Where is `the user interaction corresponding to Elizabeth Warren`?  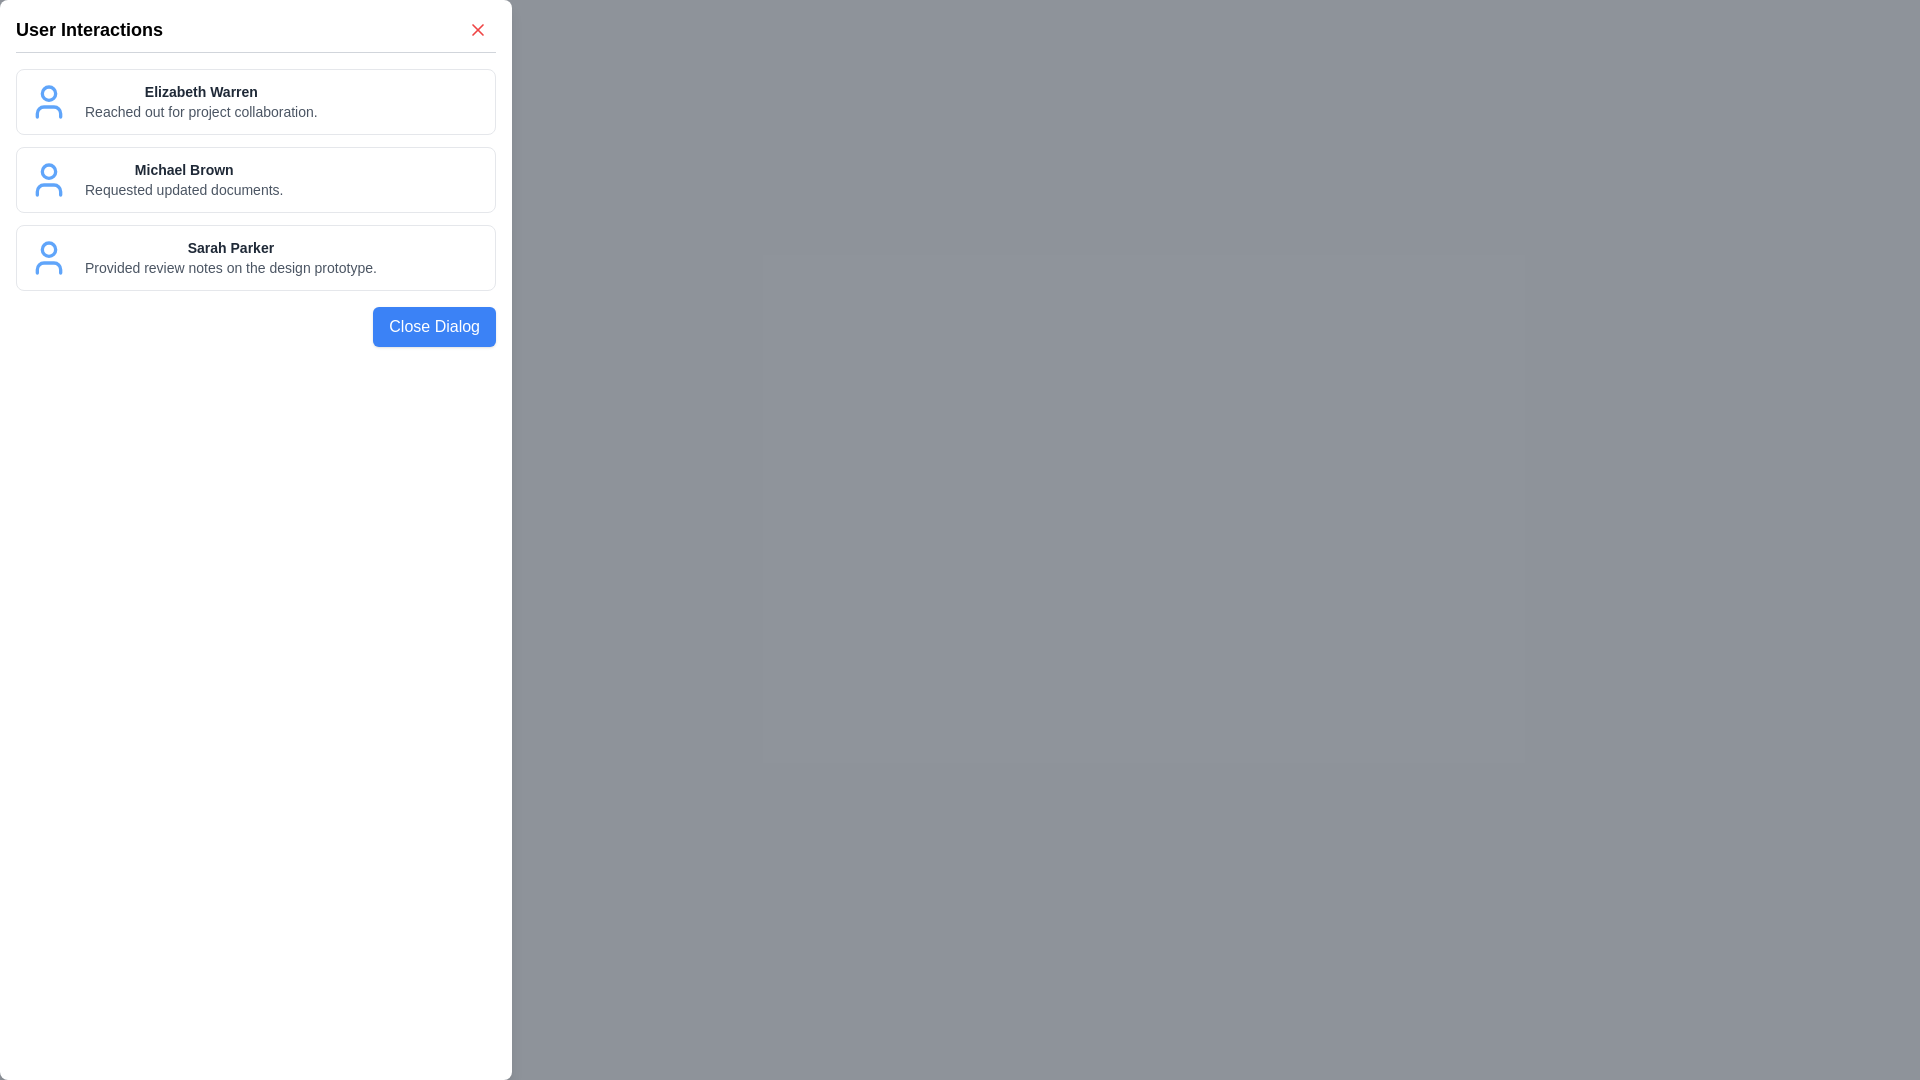 the user interaction corresponding to Elizabeth Warren is located at coordinates (254, 101).